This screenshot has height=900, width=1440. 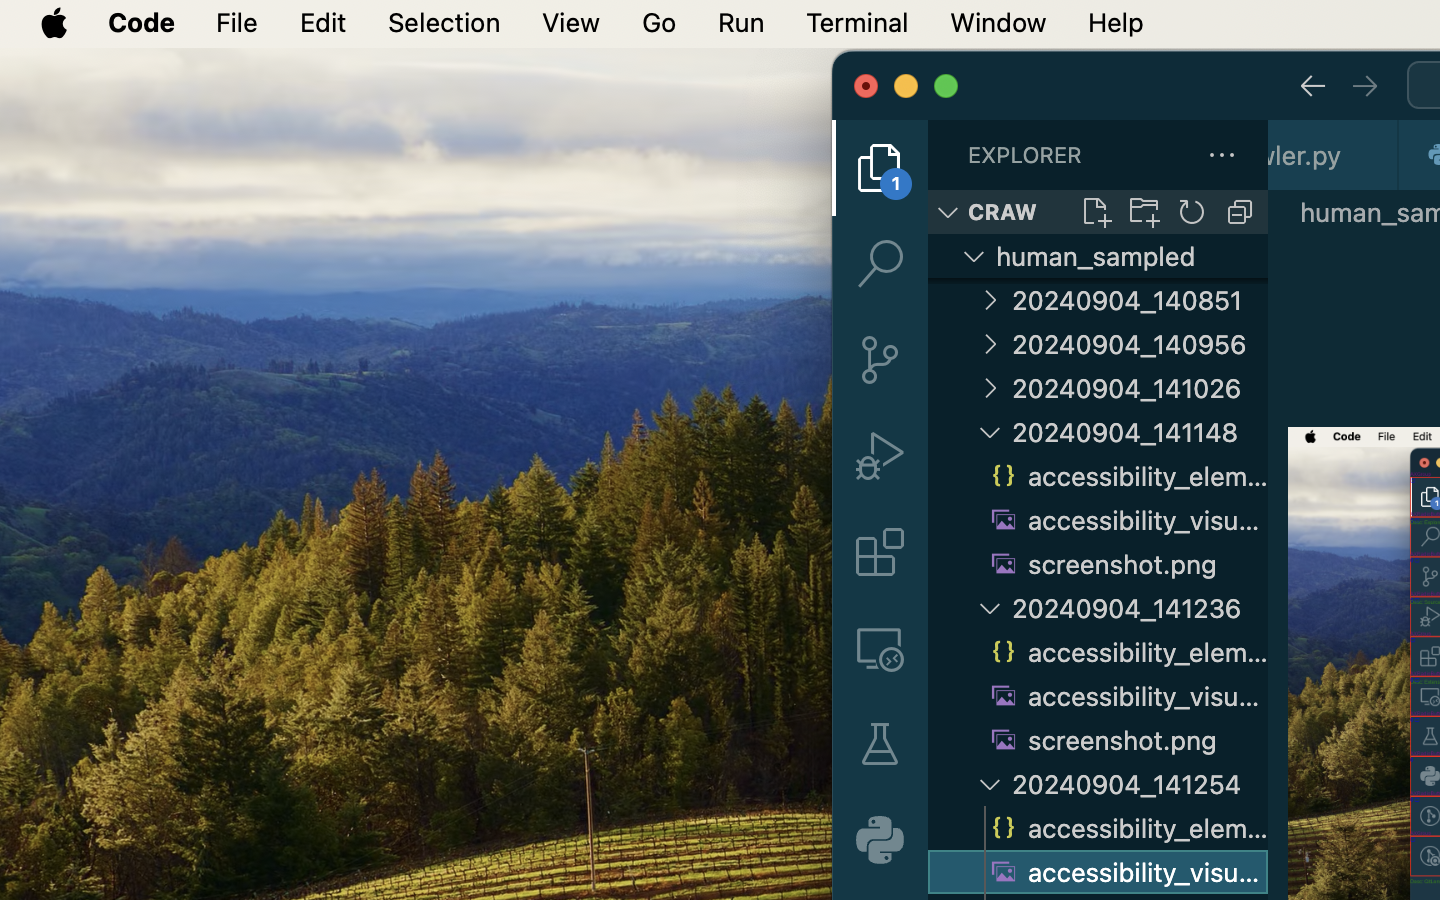 I want to click on '20240904_141148', so click(x=1139, y=432).